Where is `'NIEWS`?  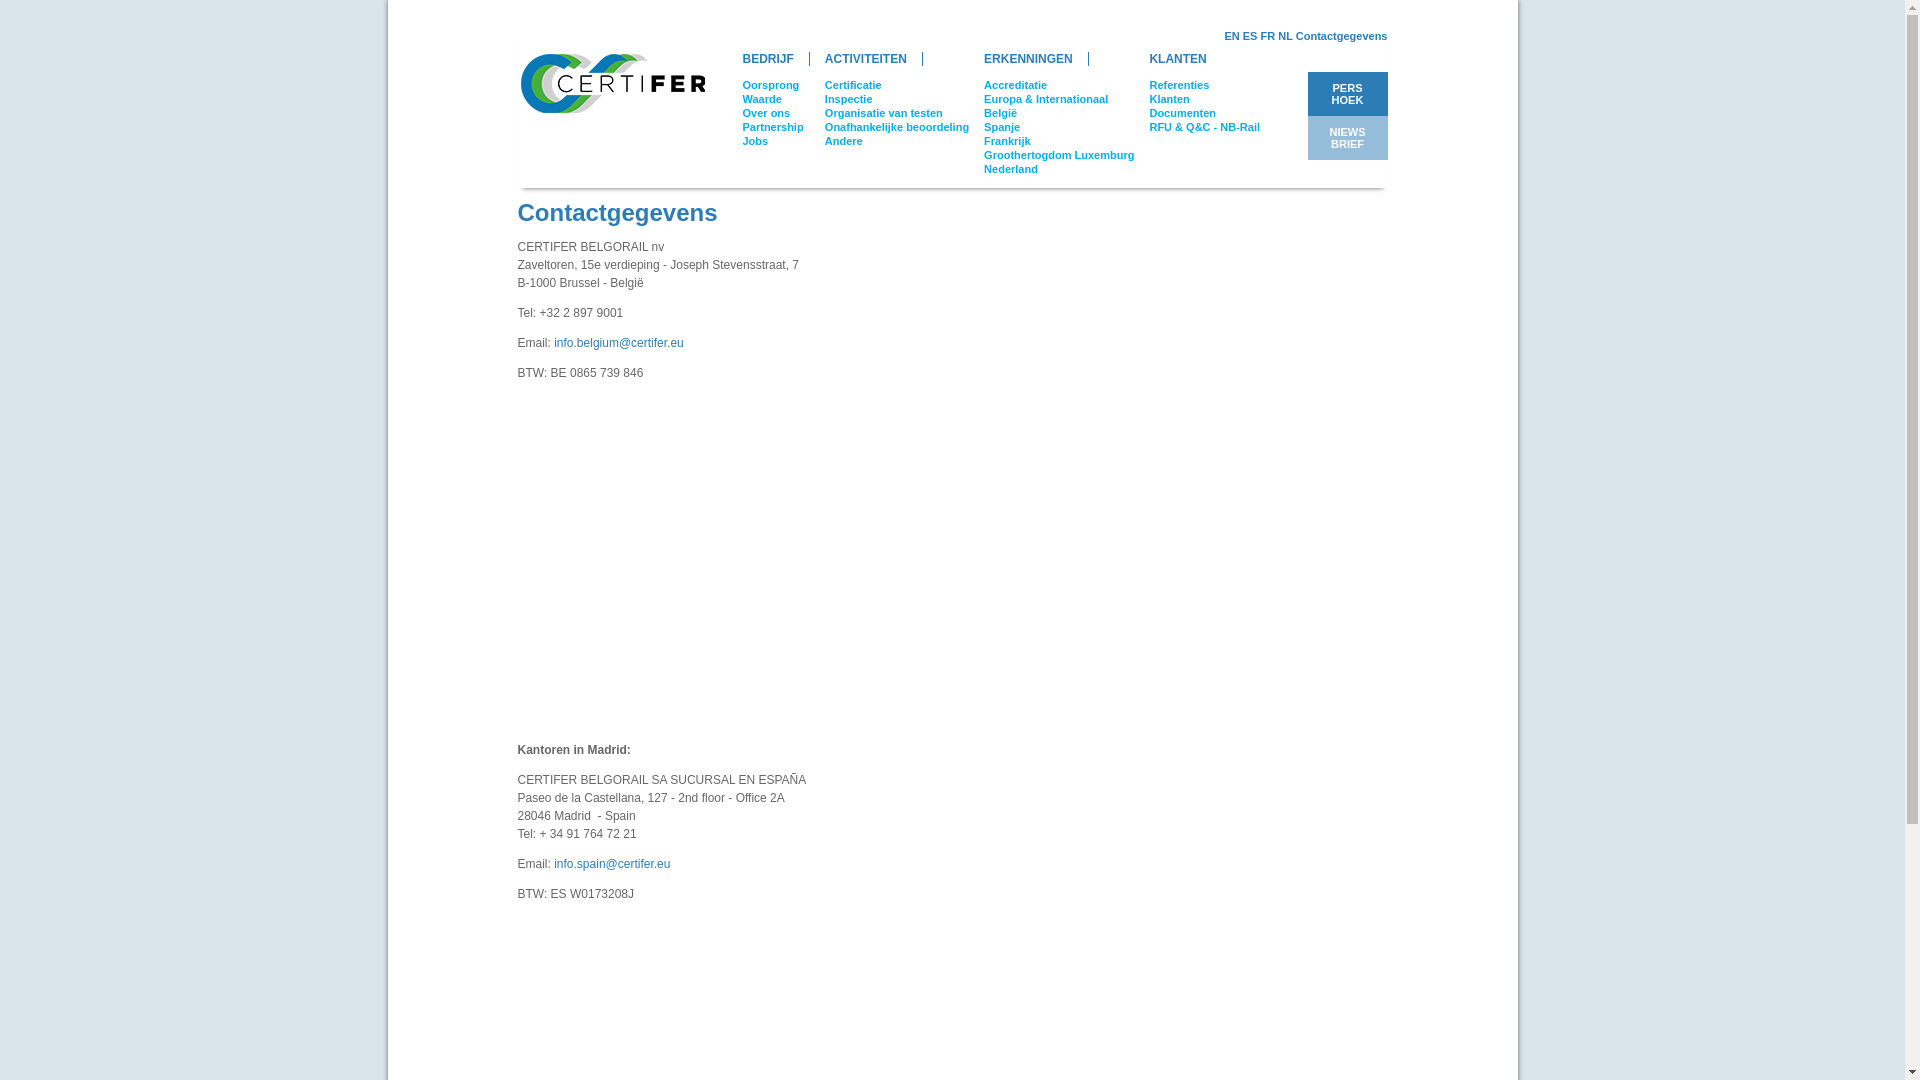 'NIEWS is located at coordinates (1347, 137).